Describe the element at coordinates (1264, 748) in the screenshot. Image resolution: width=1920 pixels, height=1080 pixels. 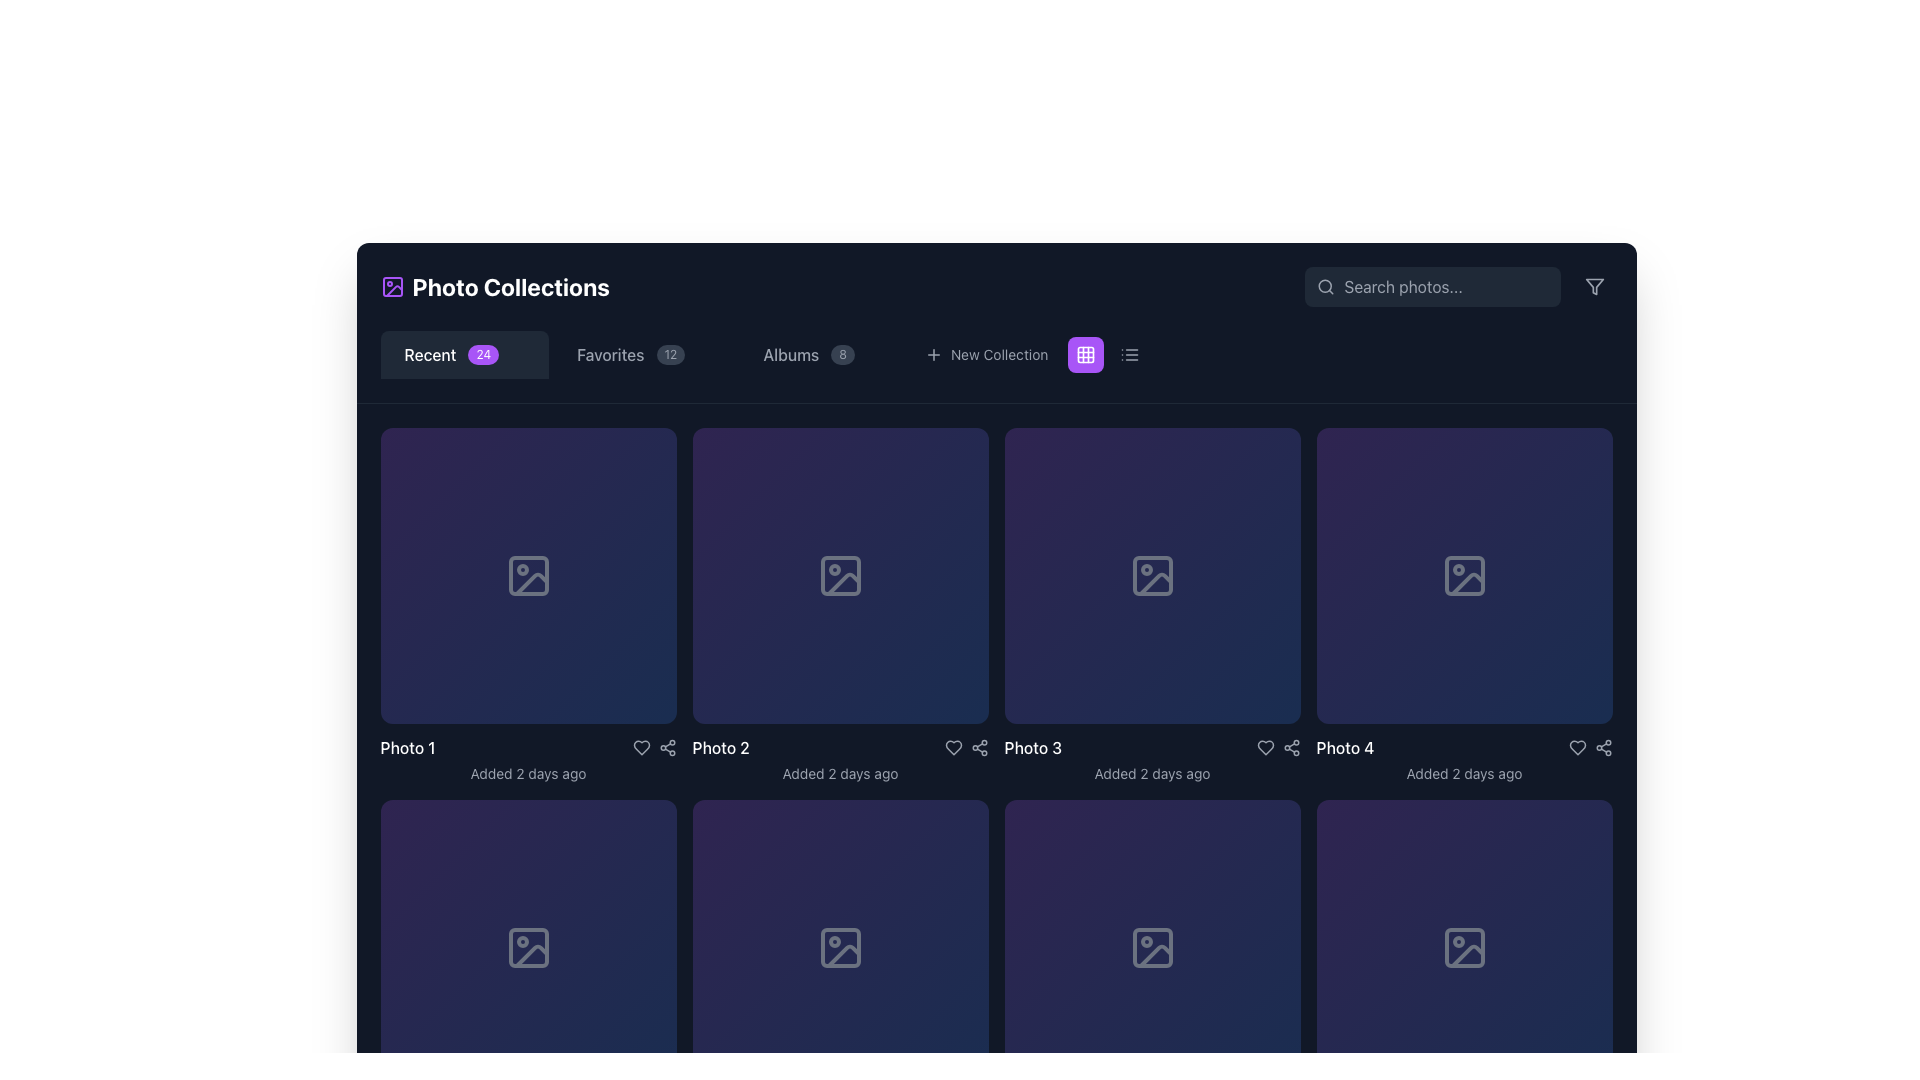
I see `the heart icon button, which indicates a 'like' or 'favorite' action` at that location.